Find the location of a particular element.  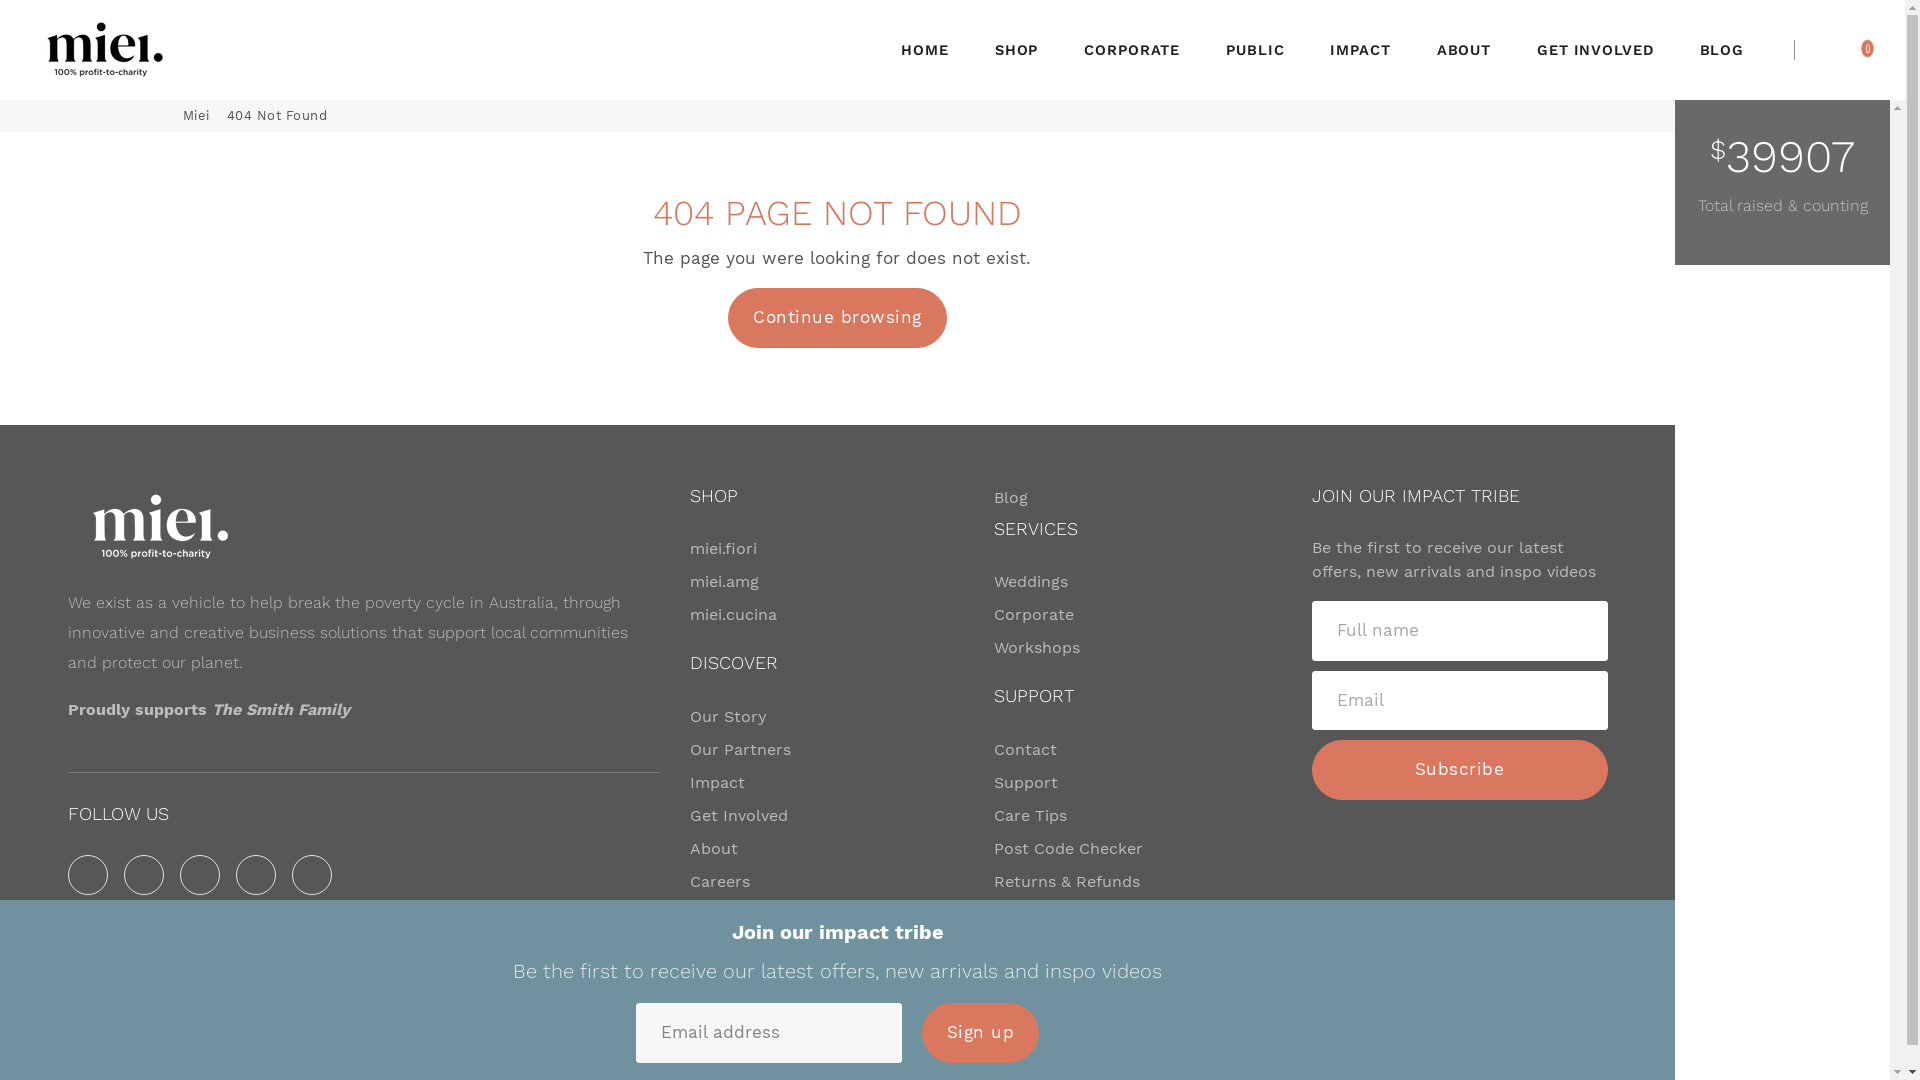

'miei.amg' is located at coordinates (723, 582).